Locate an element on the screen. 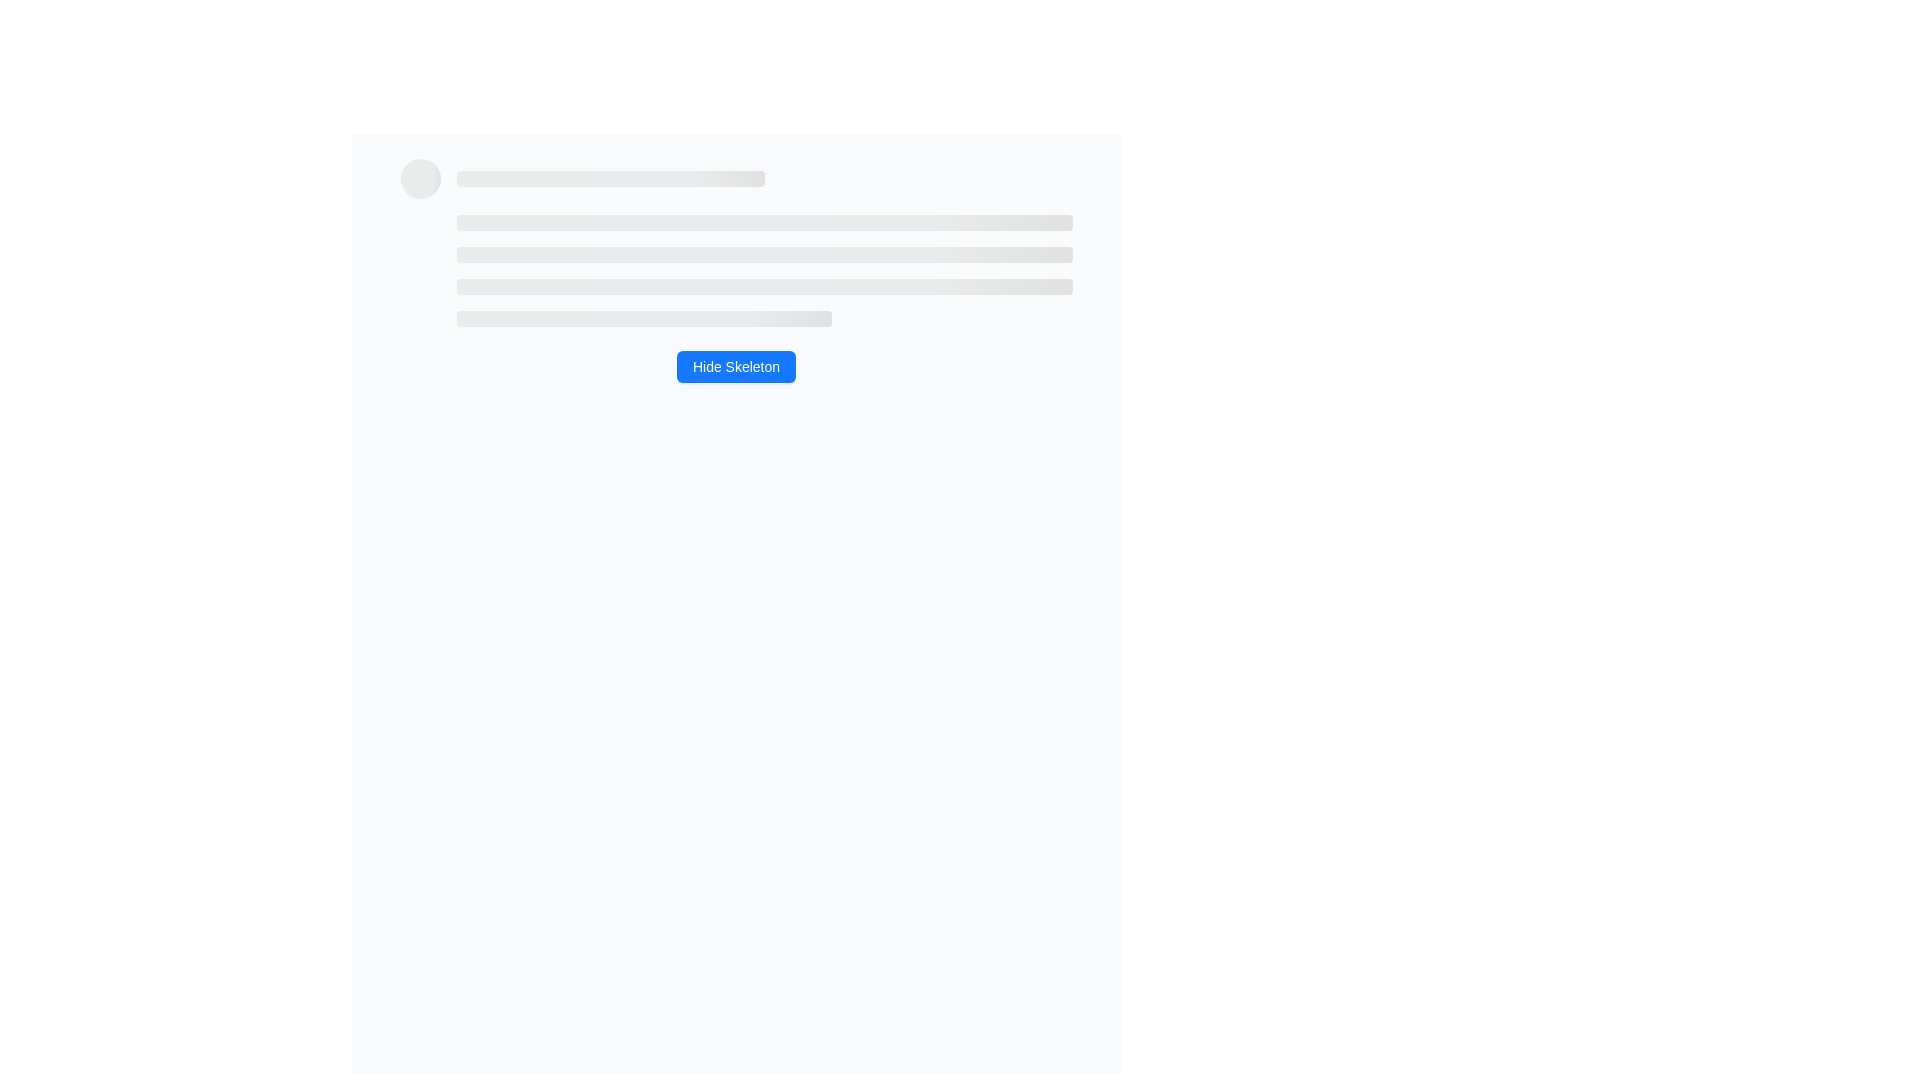 Image resolution: width=1920 pixels, height=1080 pixels. the skeleton placeholder component representing placeholder content, which consists of horizontal grey bars aligned vertically within the section is located at coordinates (763, 242).